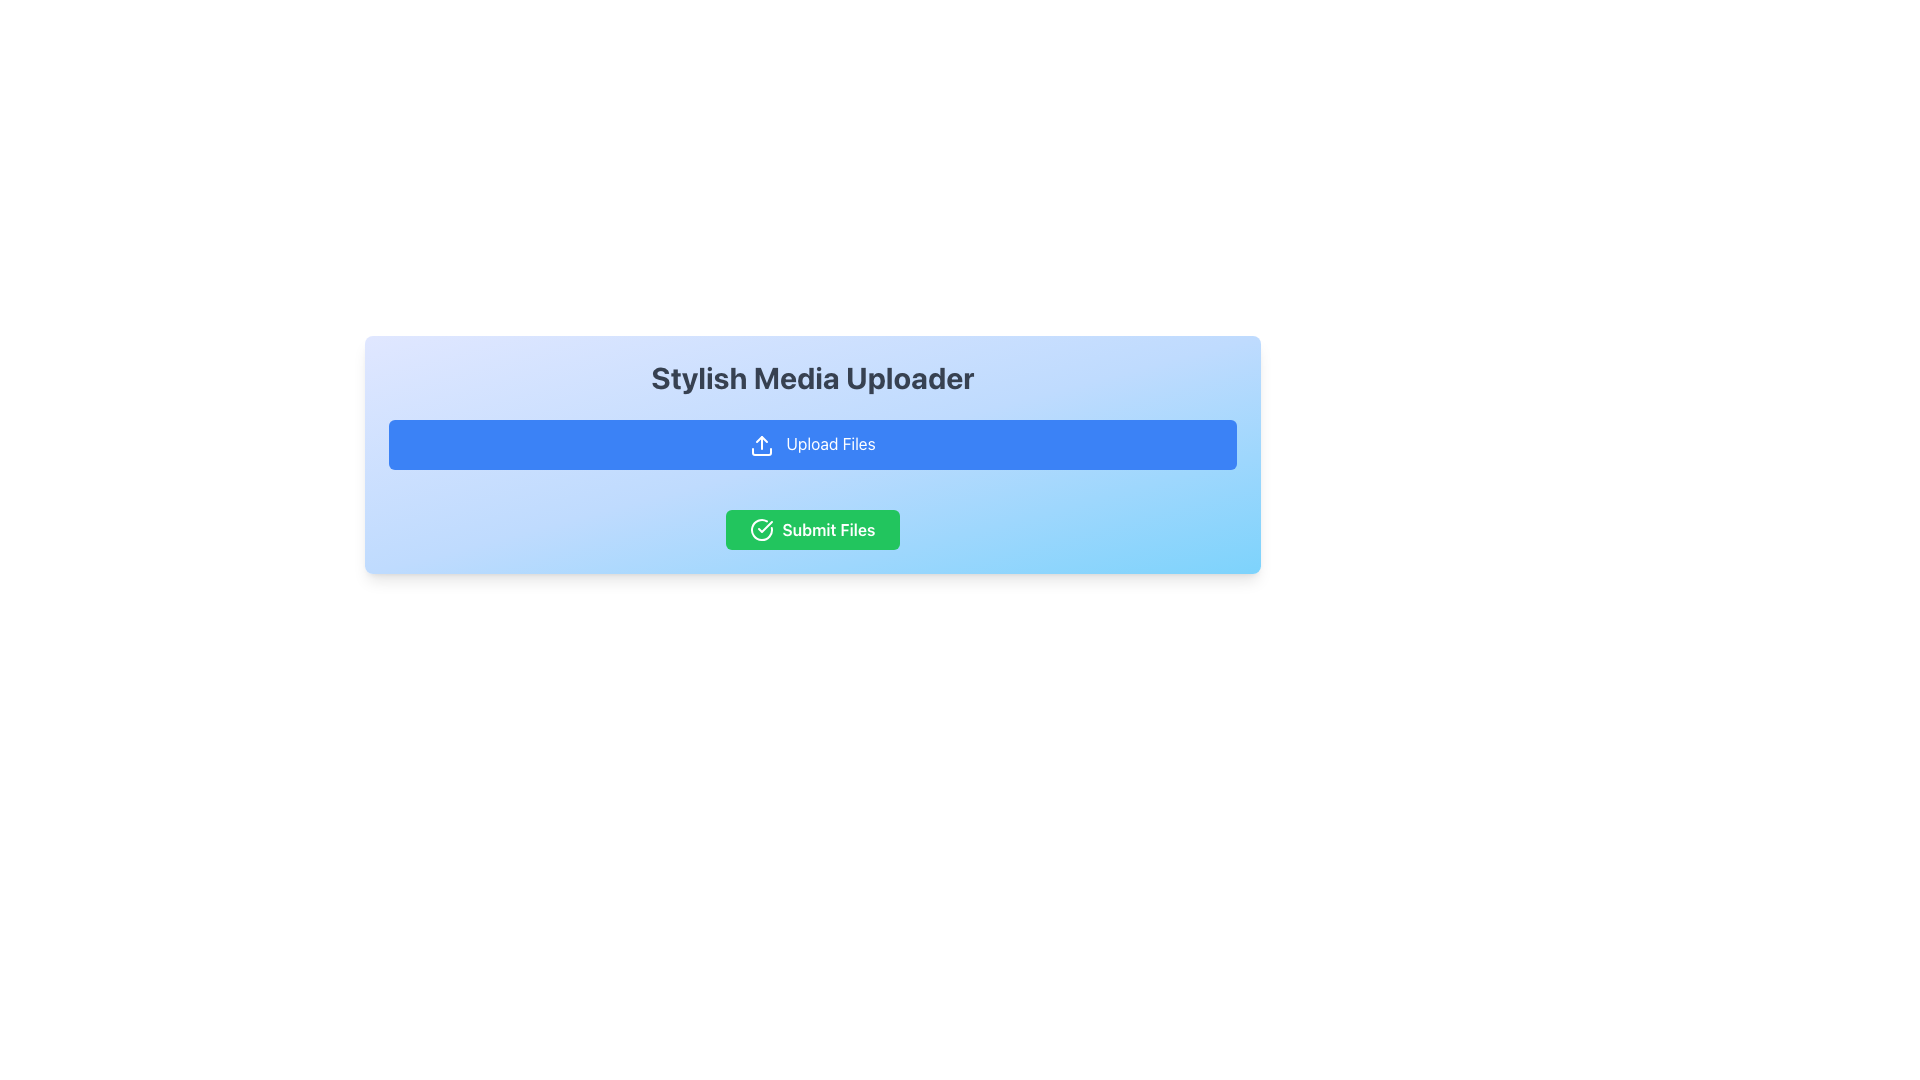 Image resolution: width=1920 pixels, height=1080 pixels. I want to click on the circular green icon with a check mark, located to the left of the 'Submit Files' text on the button, so click(761, 528).